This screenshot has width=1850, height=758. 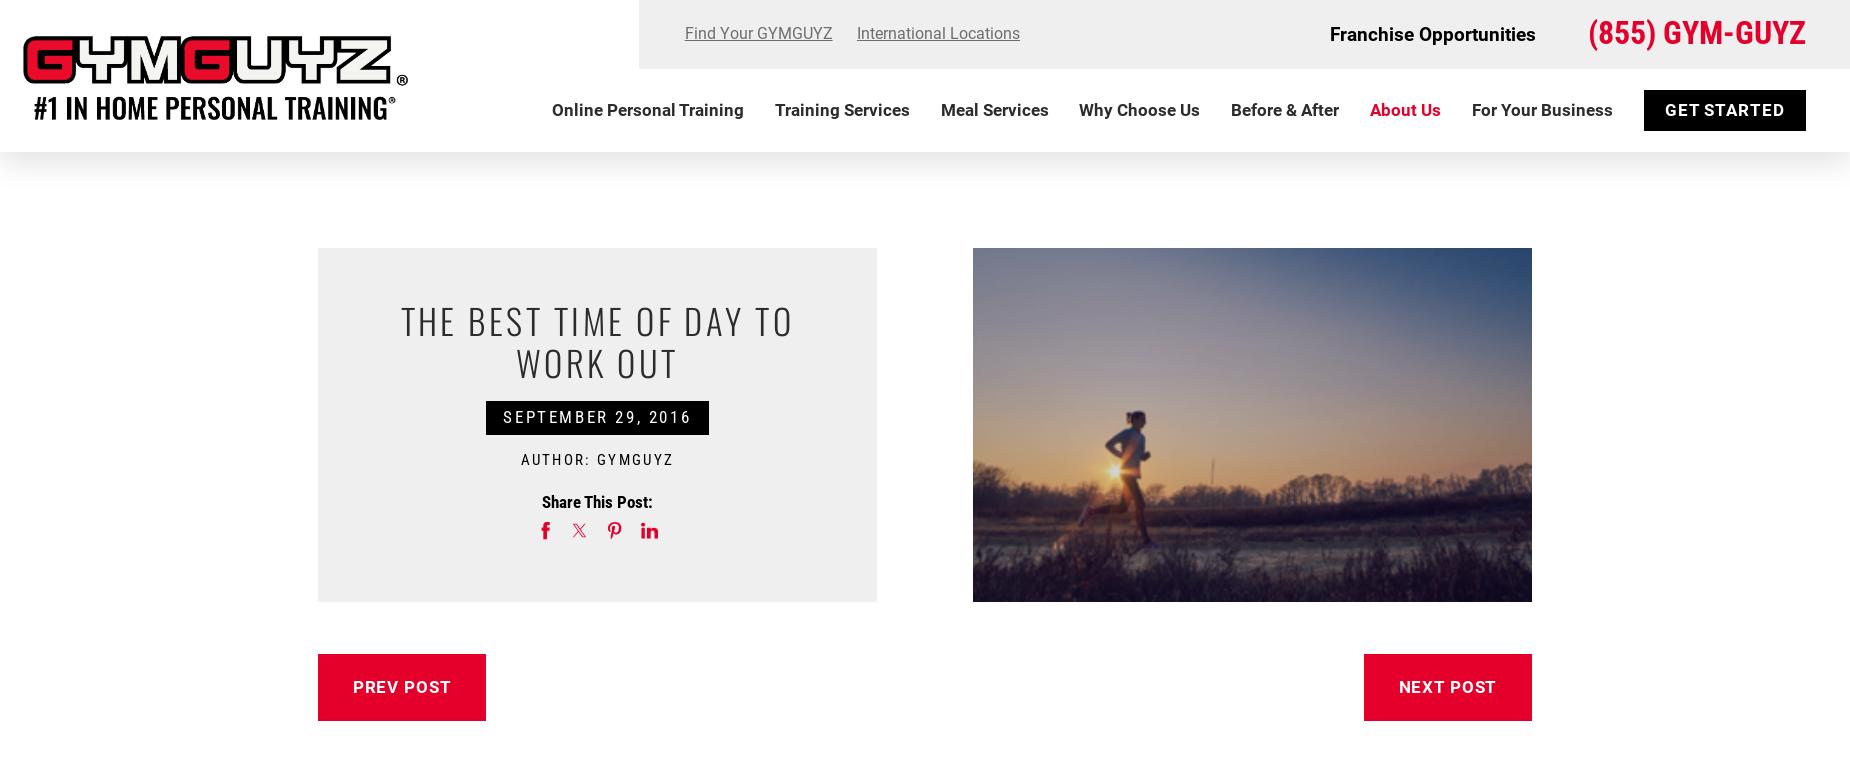 What do you see at coordinates (783, 356) in the screenshot?
I see `'Senior Fitness'` at bounding box center [783, 356].